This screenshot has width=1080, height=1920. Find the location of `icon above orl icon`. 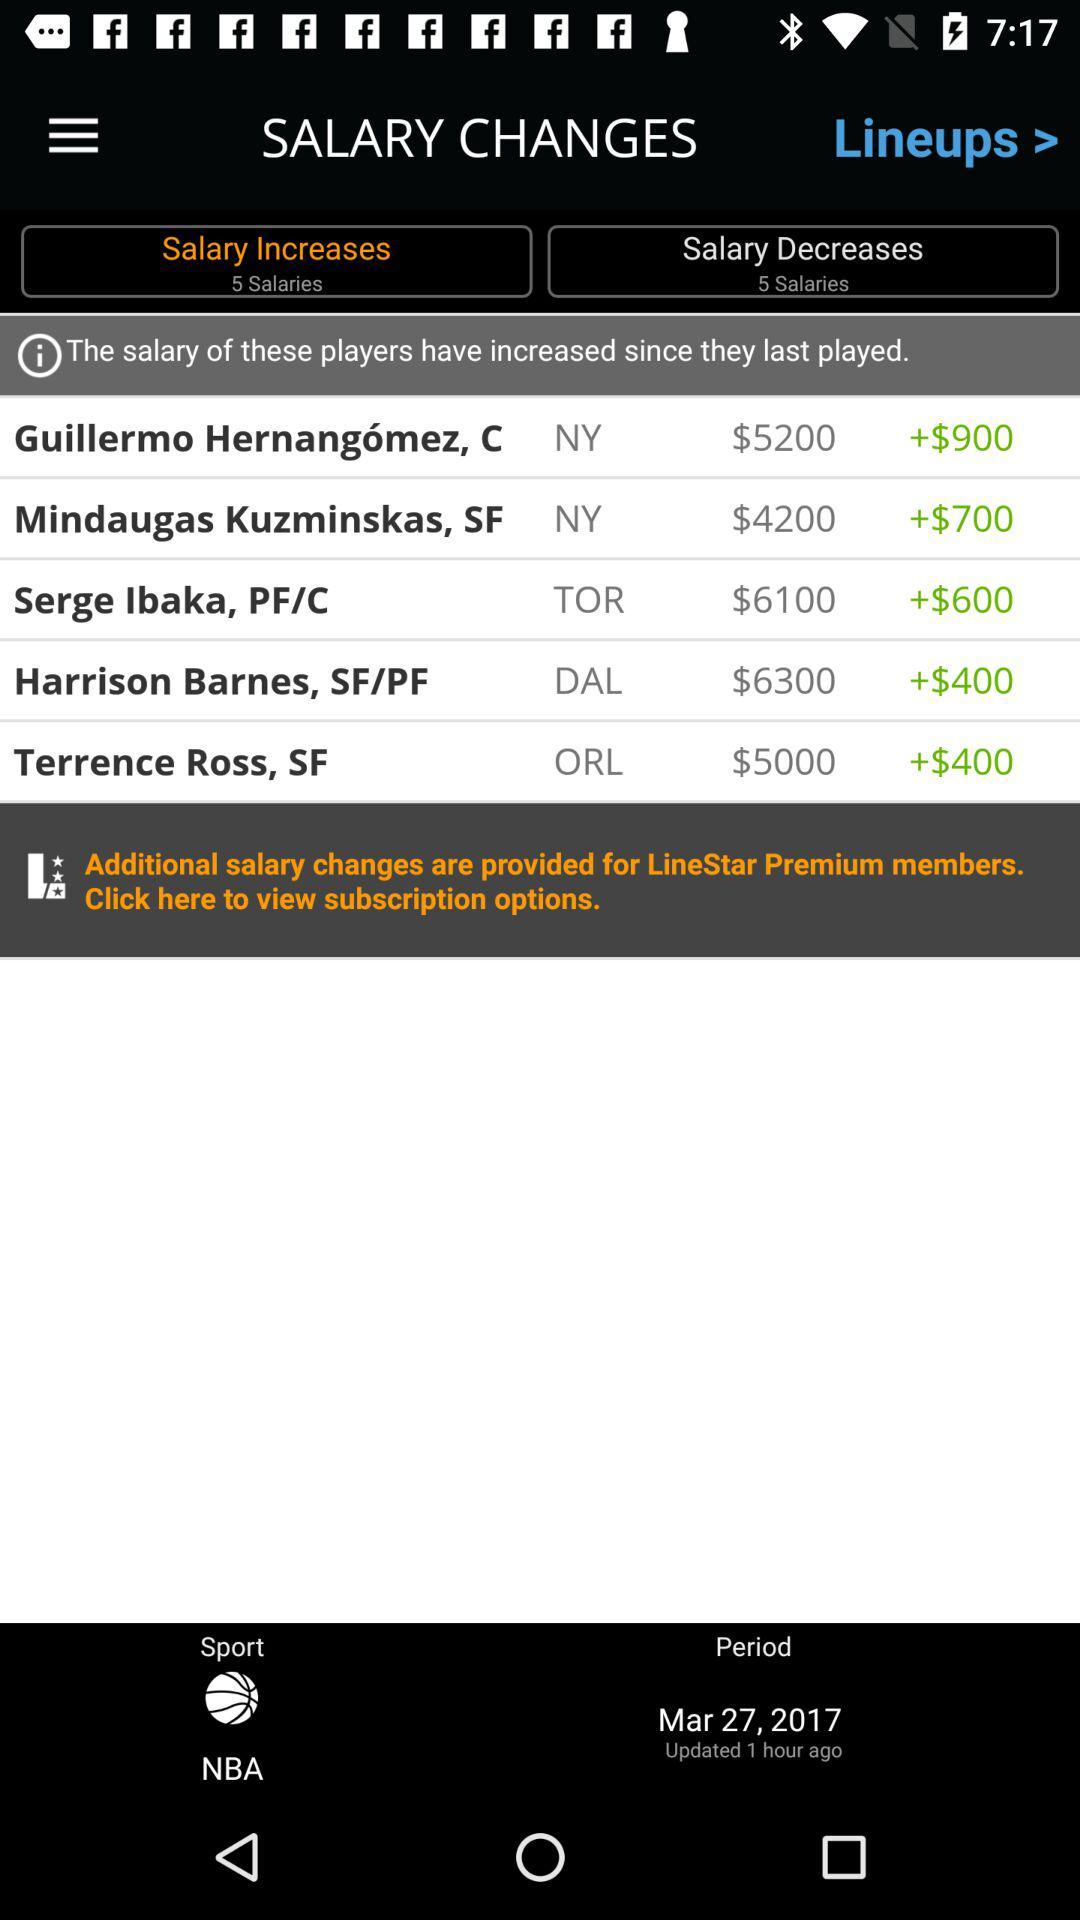

icon above orl icon is located at coordinates (631, 679).